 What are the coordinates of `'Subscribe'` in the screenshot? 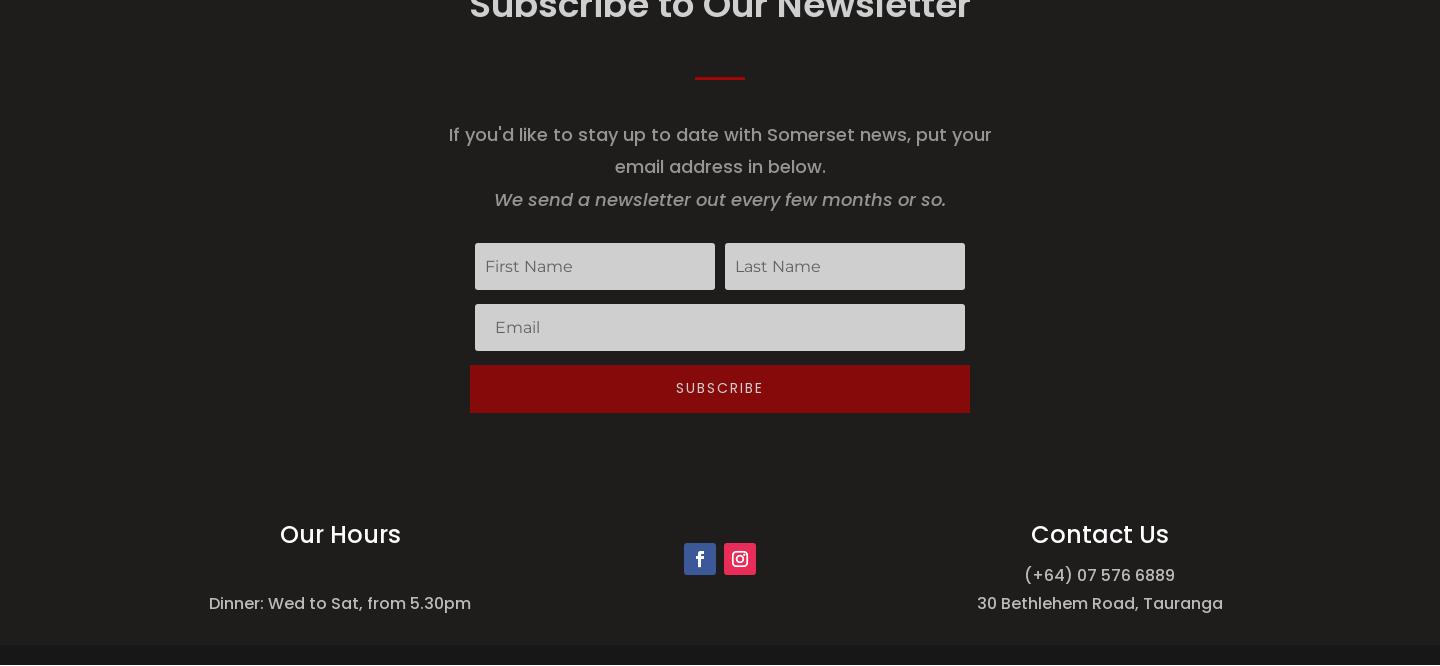 It's located at (675, 388).